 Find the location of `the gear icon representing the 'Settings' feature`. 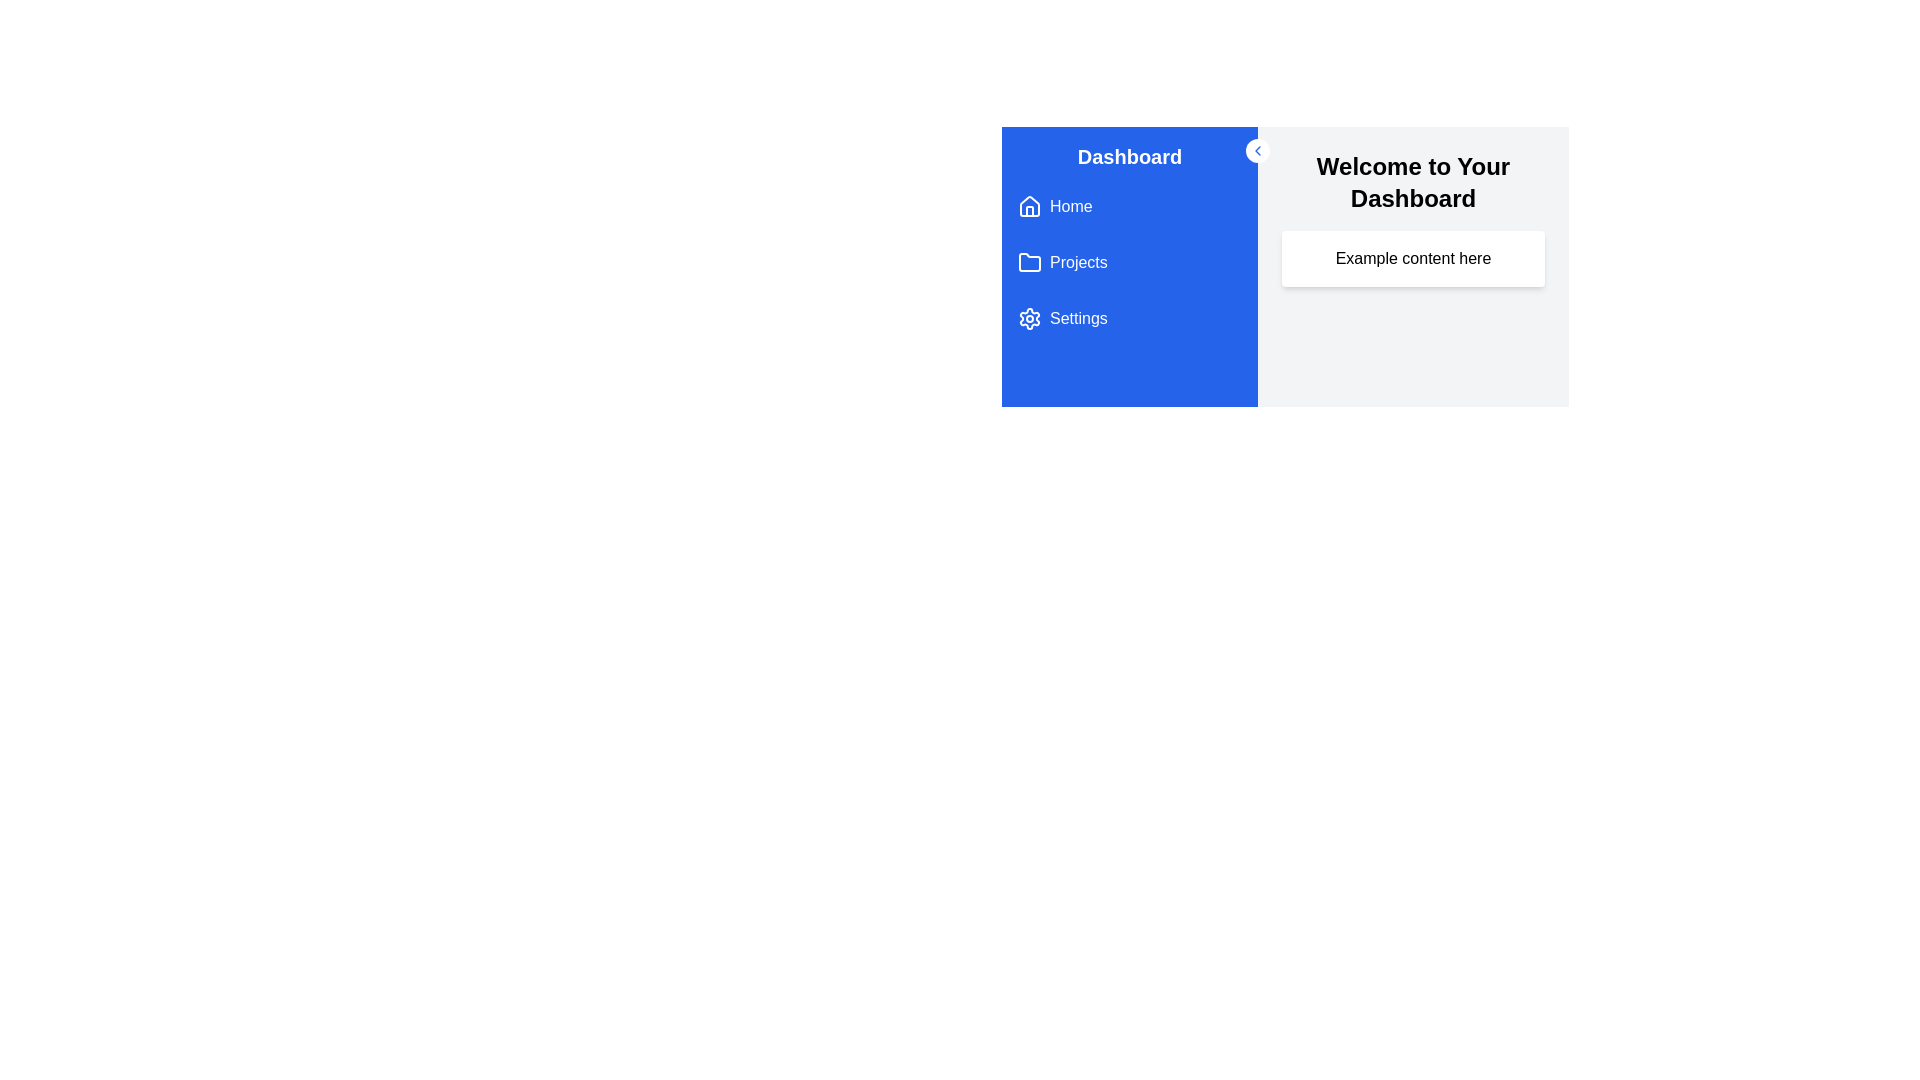

the gear icon representing the 'Settings' feature is located at coordinates (1030, 318).